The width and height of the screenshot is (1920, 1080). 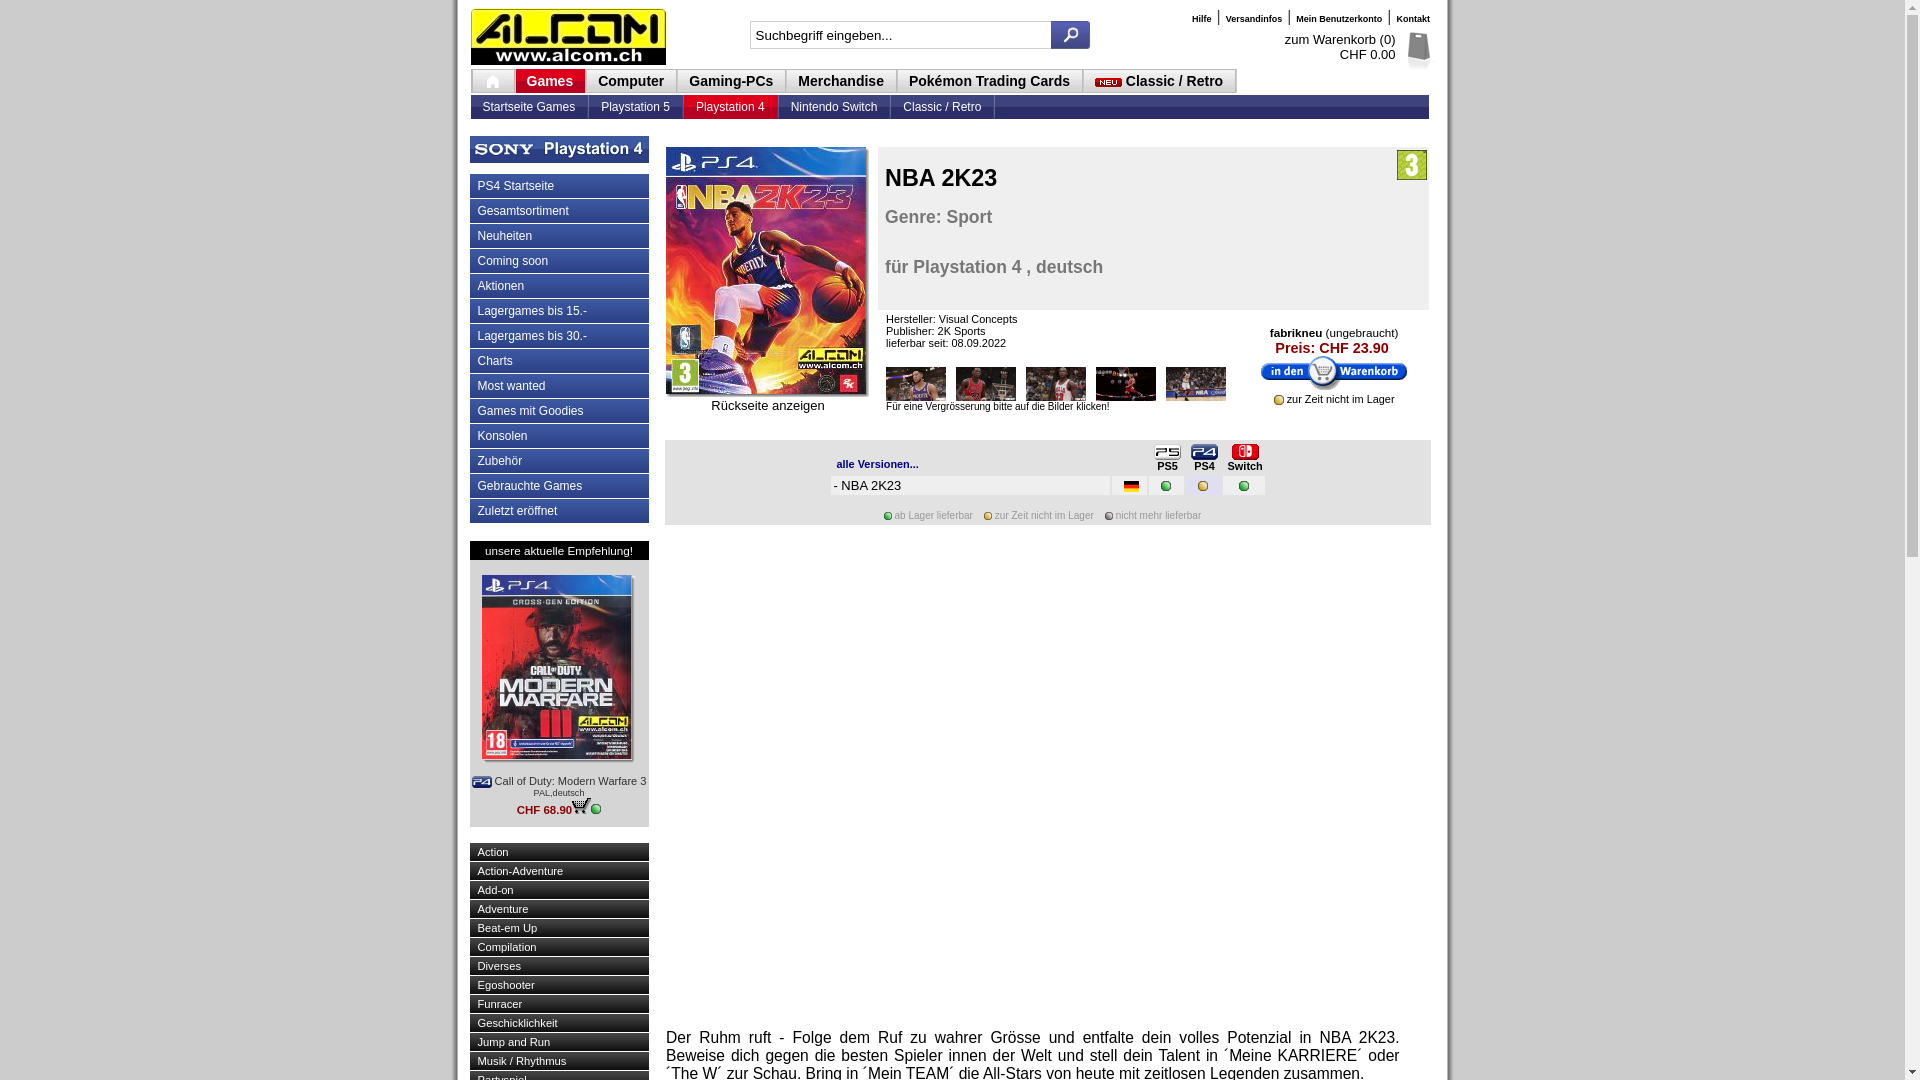 What do you see at coordinates (558, 550) in the screenshot?
I see `'unsere aktuelle Empfehlung!'` at bounding box center [558, 550].